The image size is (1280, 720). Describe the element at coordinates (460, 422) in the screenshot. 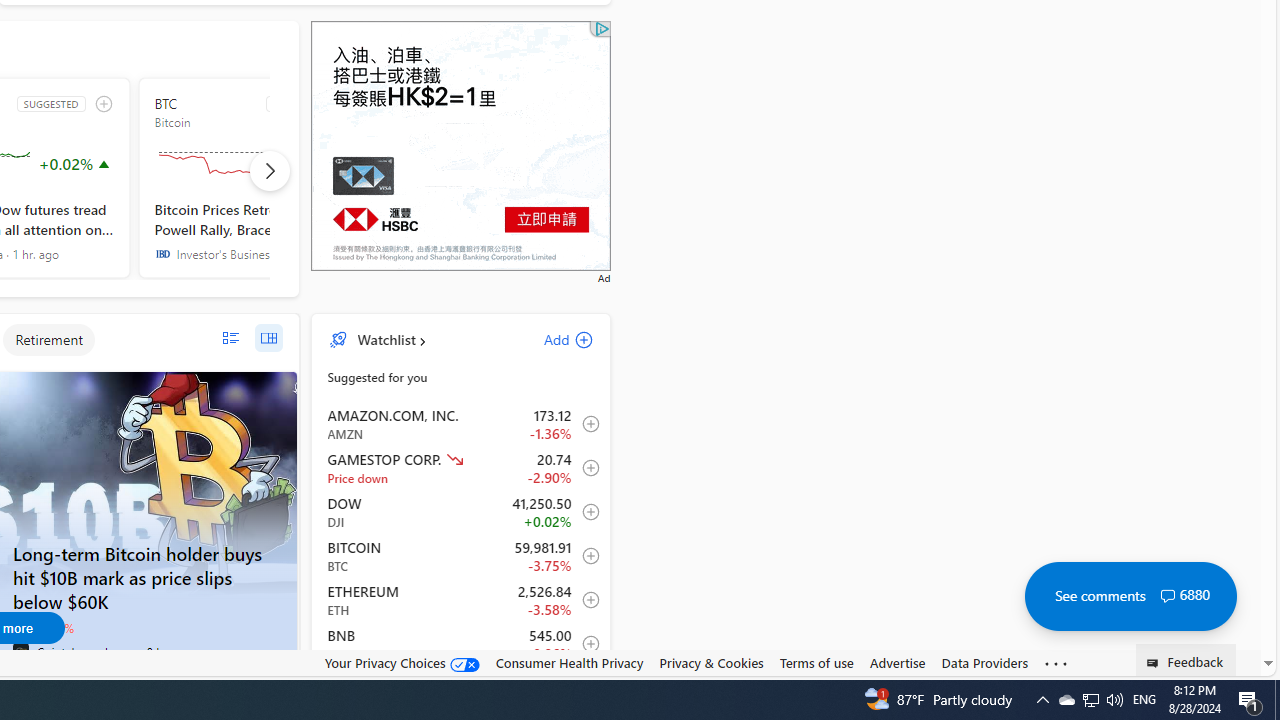

I see `'AMZN AMAZON.COM, INC. decrease 173.12 -2.38 -1.36% item0'` at that location.